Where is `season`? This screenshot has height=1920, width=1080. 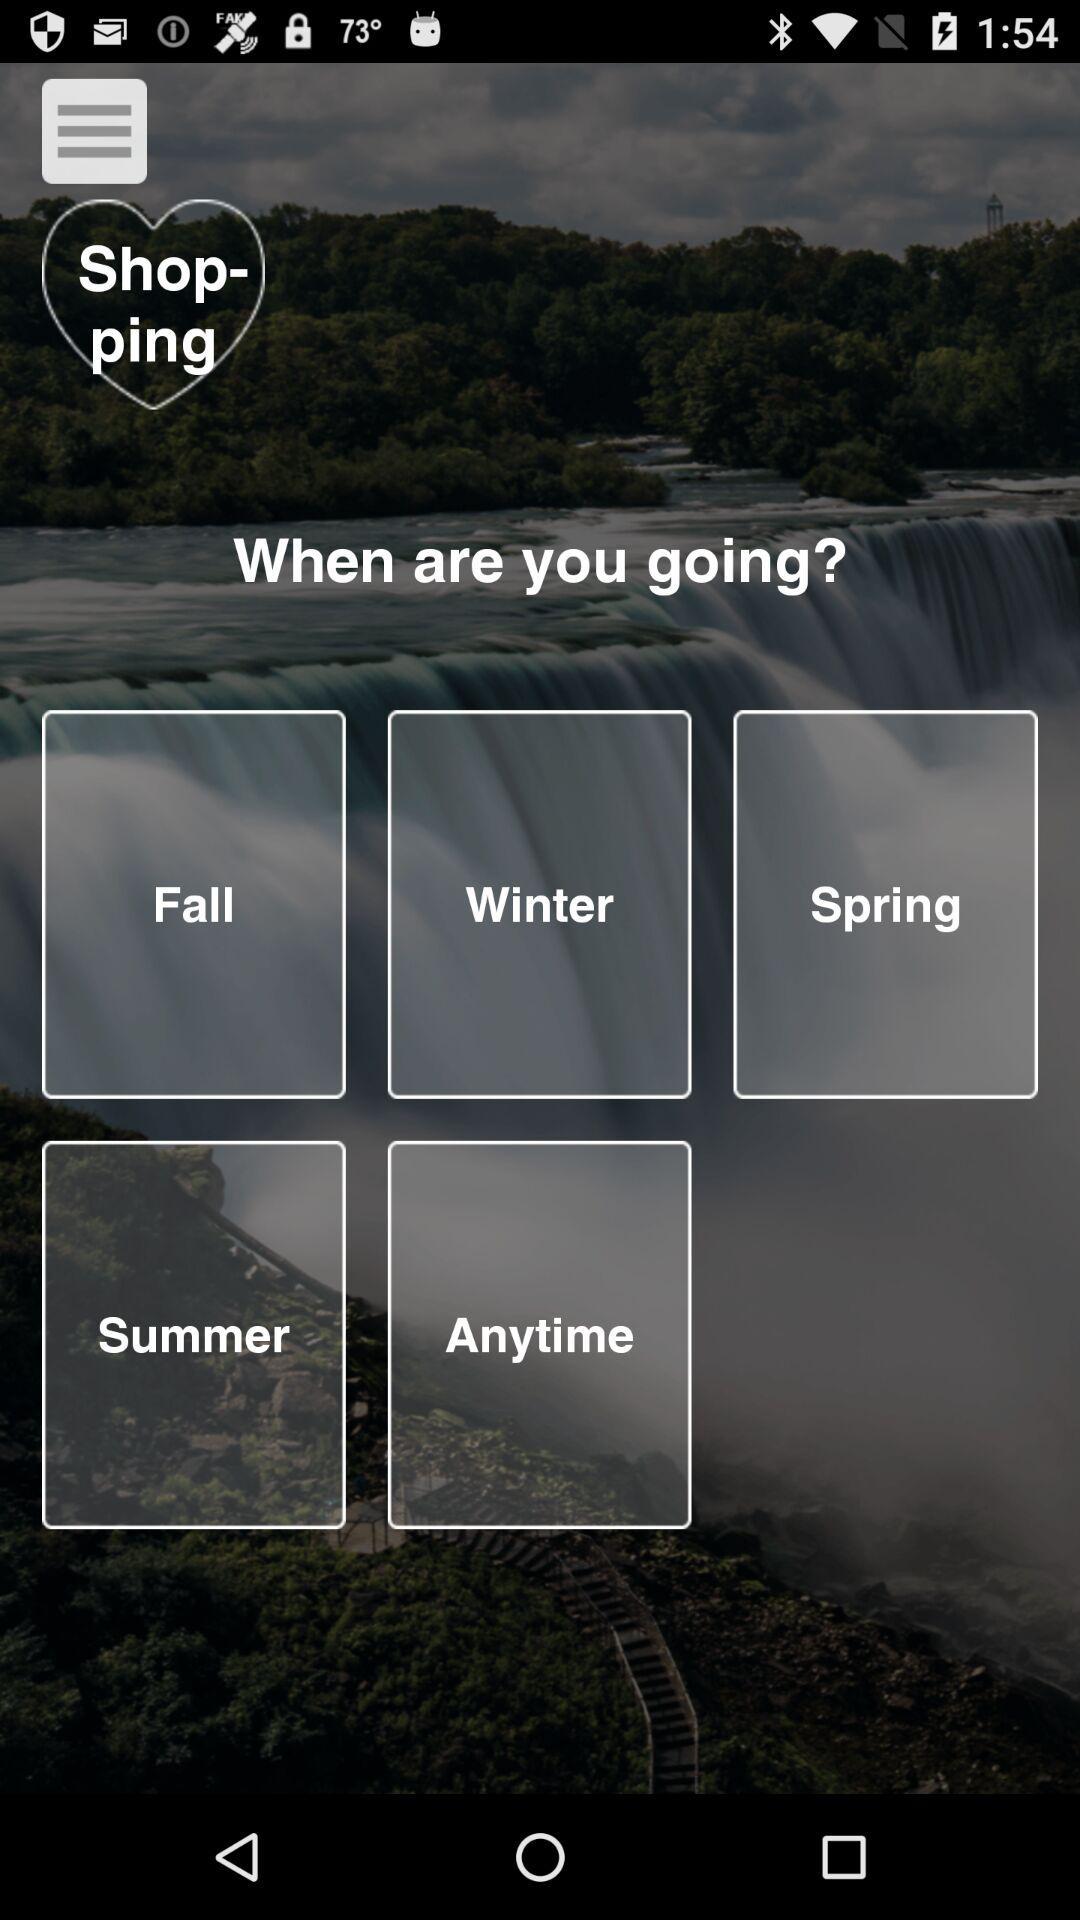 season is located at coordinates (538, 903).